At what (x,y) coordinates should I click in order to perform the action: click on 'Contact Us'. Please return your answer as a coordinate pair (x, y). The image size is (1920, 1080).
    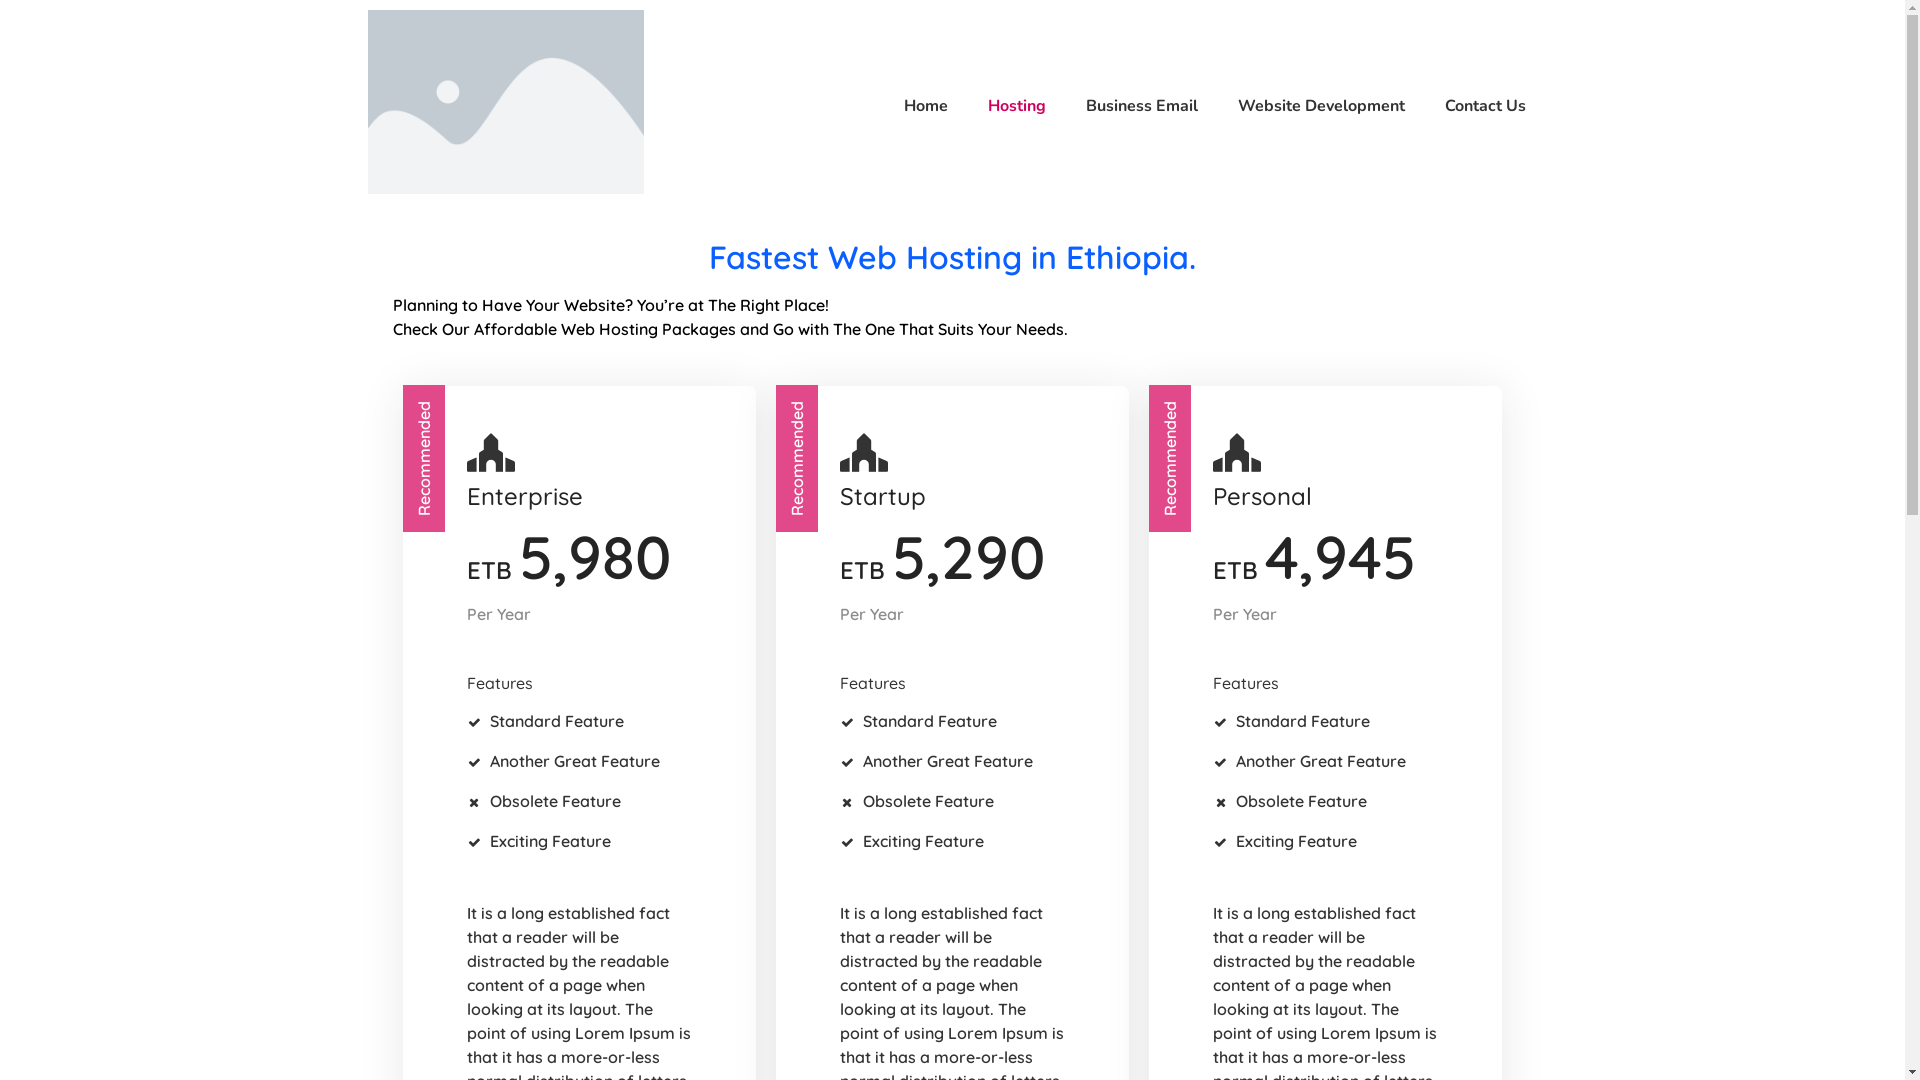
    Looking at the image, I should click on (1475, 105).